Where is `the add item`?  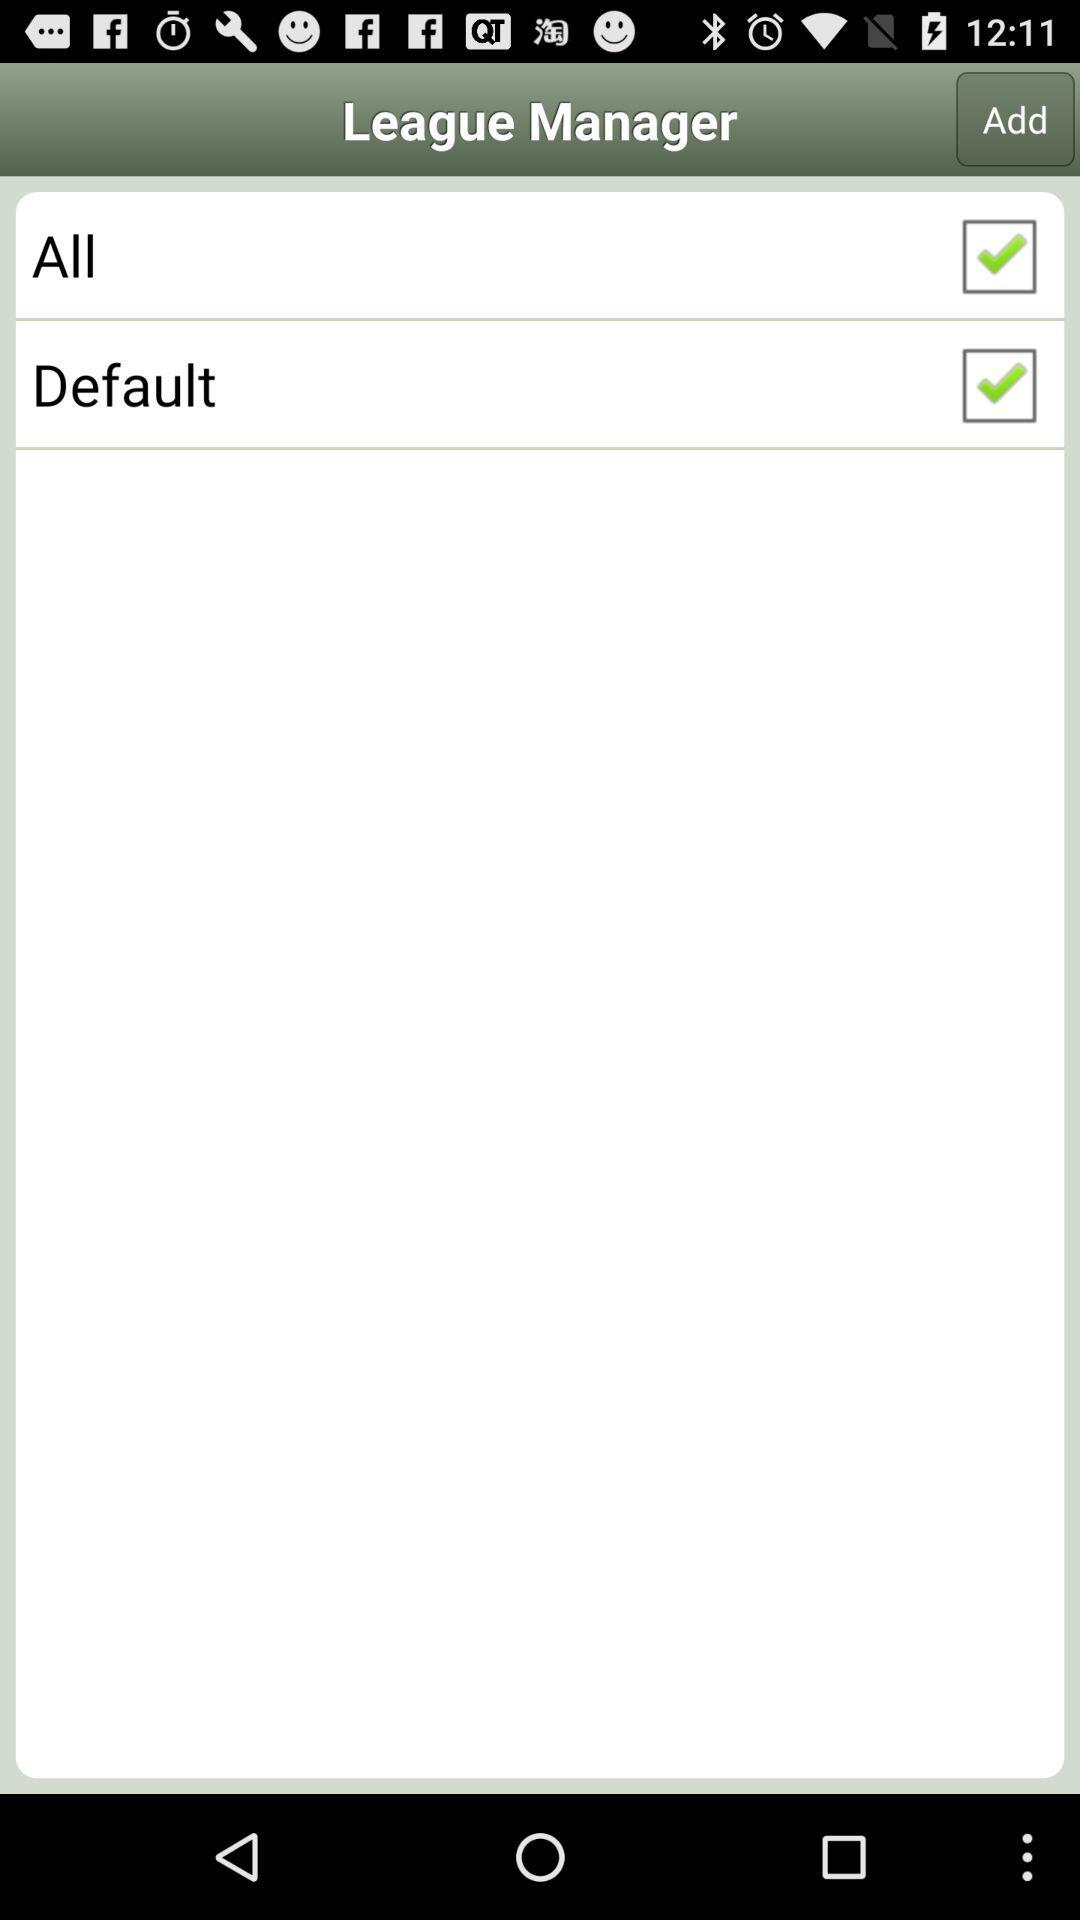 the add item is located at coordinates (1015, 118).